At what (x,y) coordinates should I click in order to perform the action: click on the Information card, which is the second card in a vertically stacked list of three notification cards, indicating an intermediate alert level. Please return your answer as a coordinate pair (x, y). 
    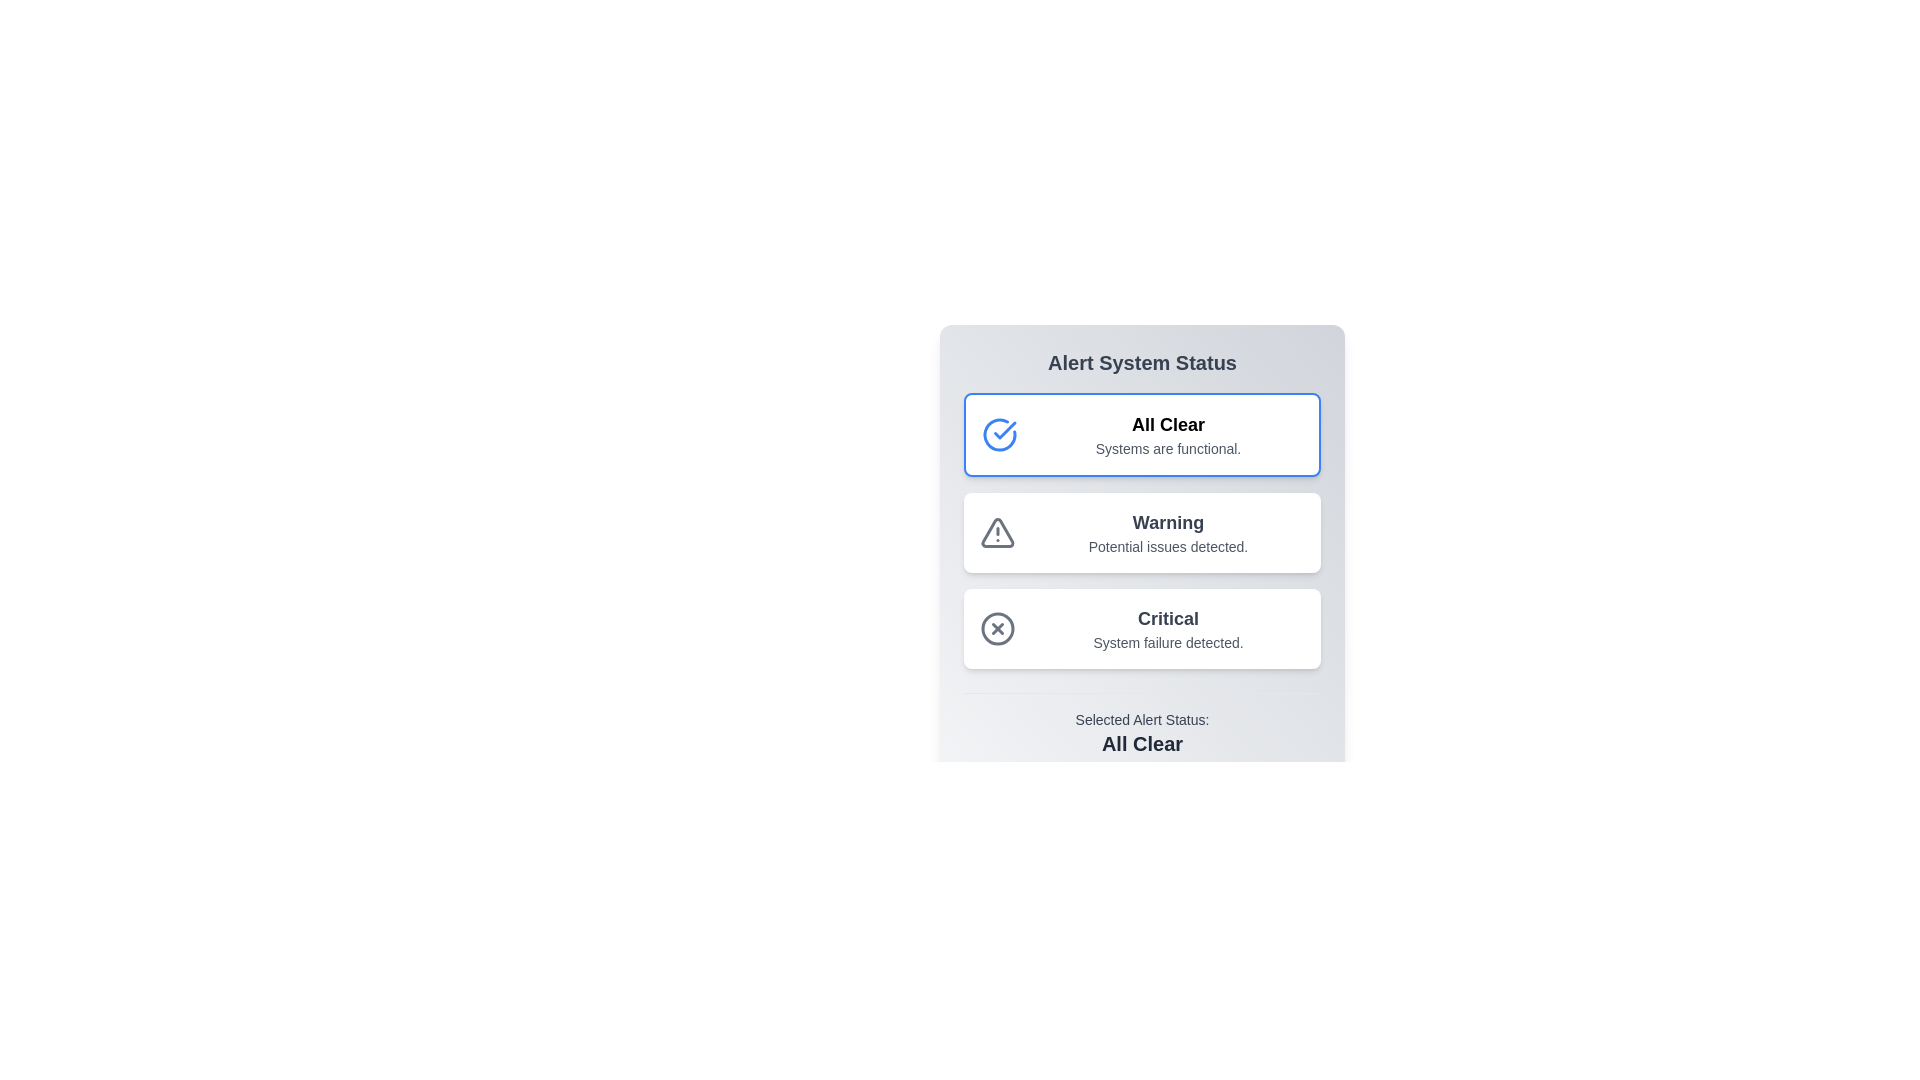
    Looking at the image, I should click on (1142, 553).